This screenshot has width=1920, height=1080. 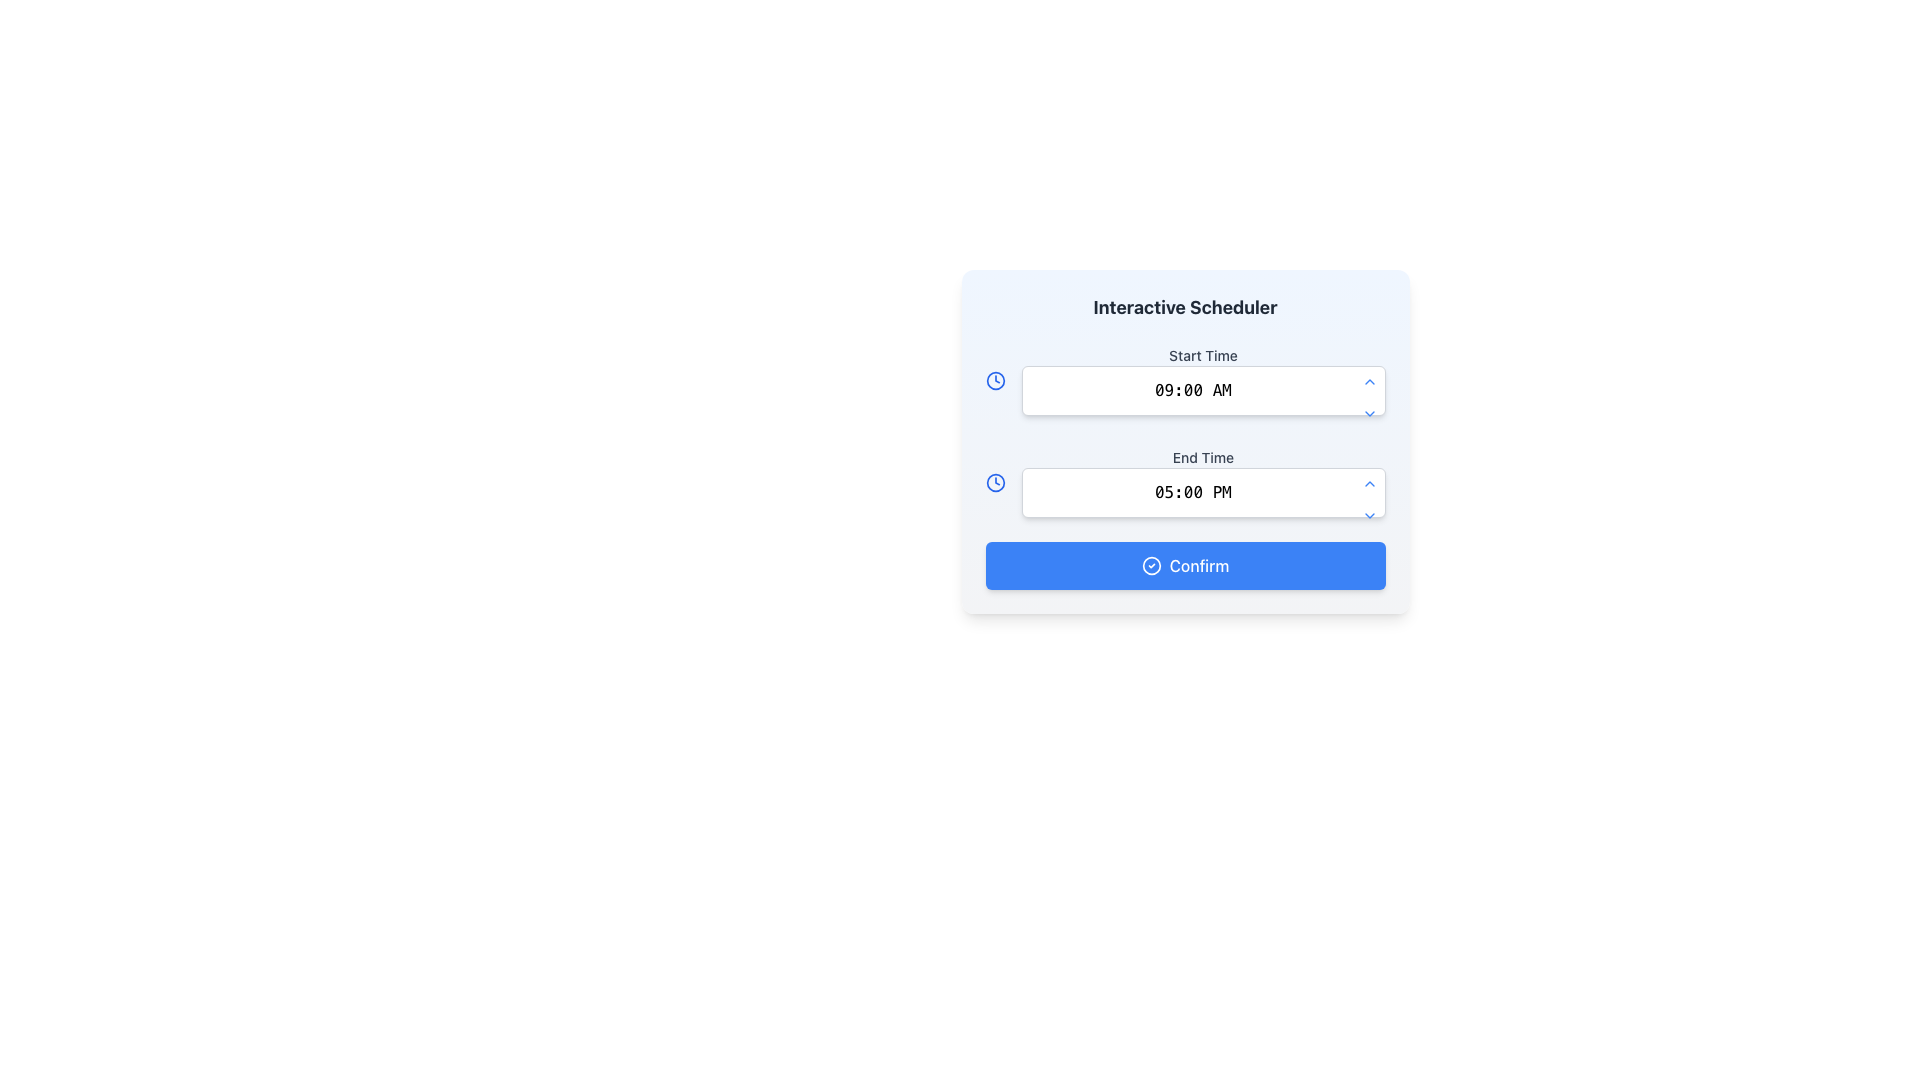 What do you see at coordinates (1151, 566) in the screenshot?
I see `the SVG Circle that represents a state or status within the icon group related to a confirmation action in the scheduling interface` at bounding box center [1151, 566].